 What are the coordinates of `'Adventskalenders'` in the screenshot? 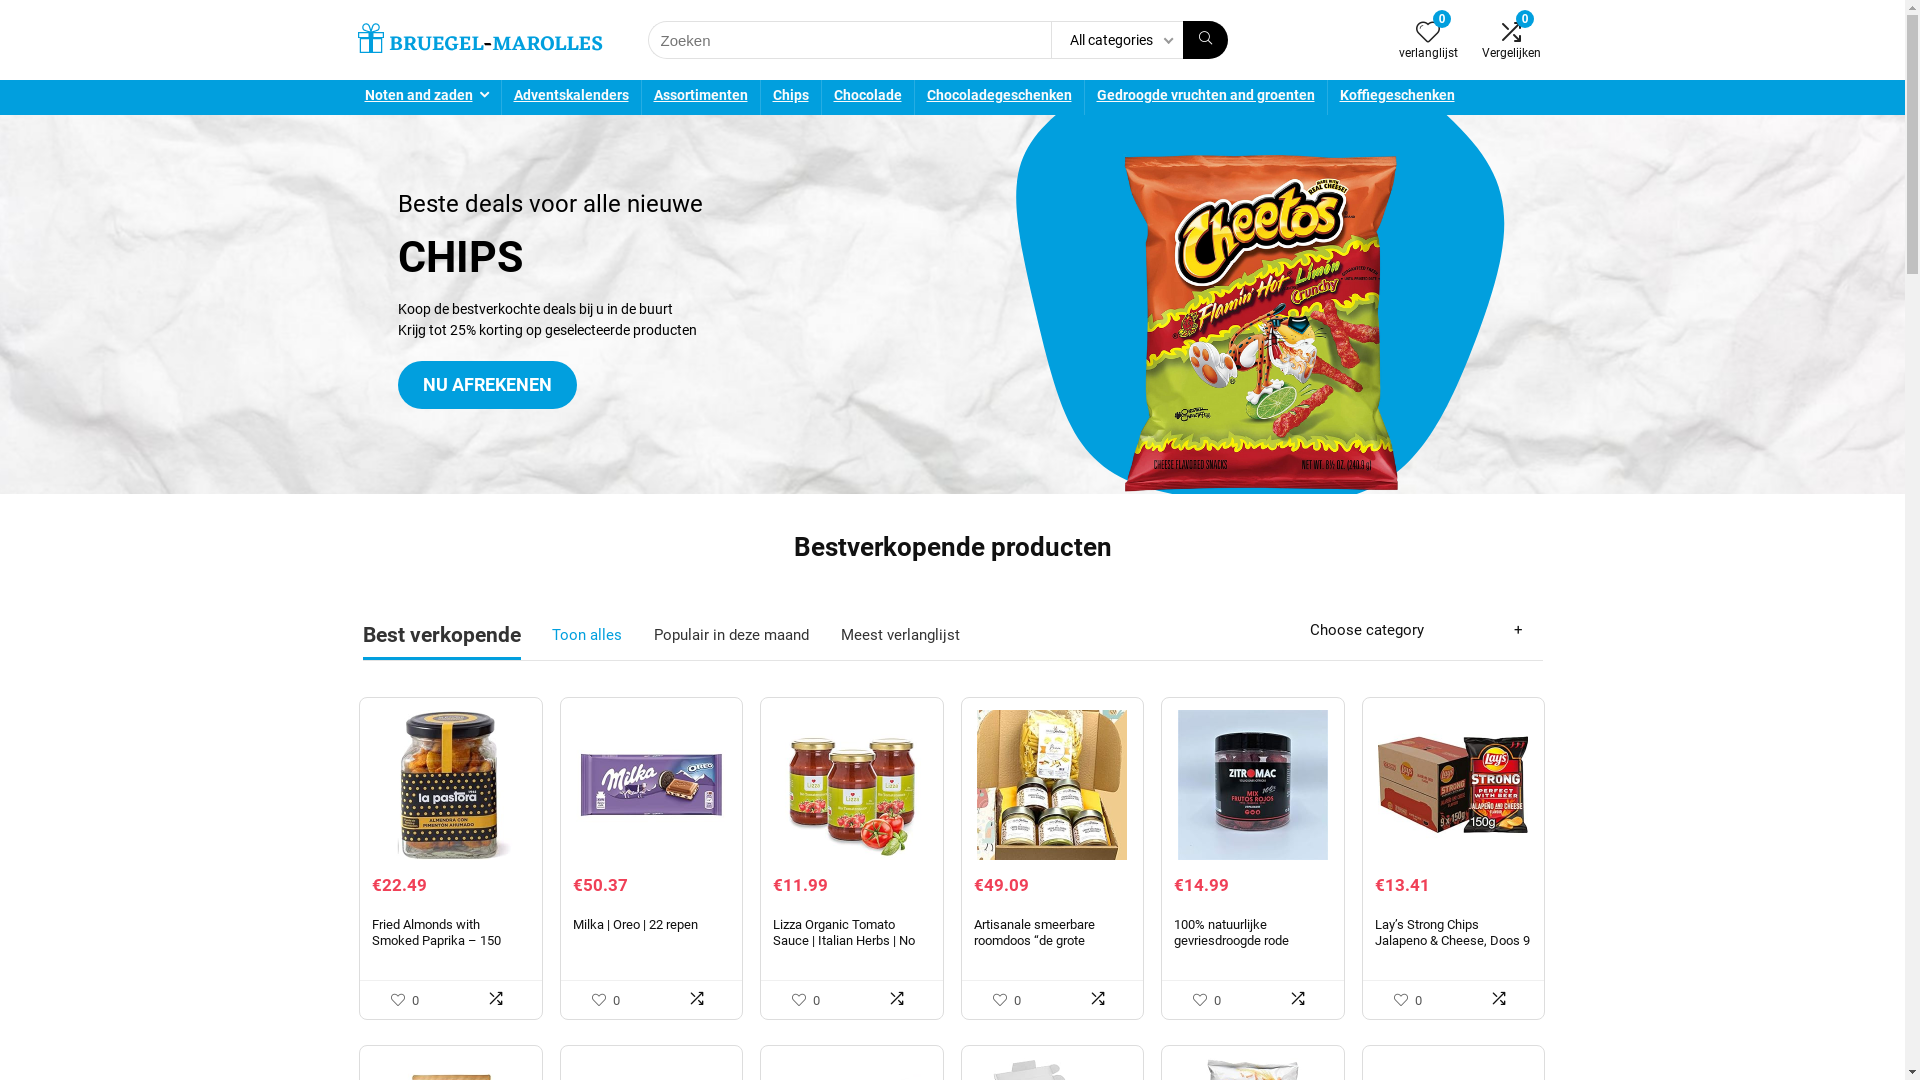 It's located at (570, 97).